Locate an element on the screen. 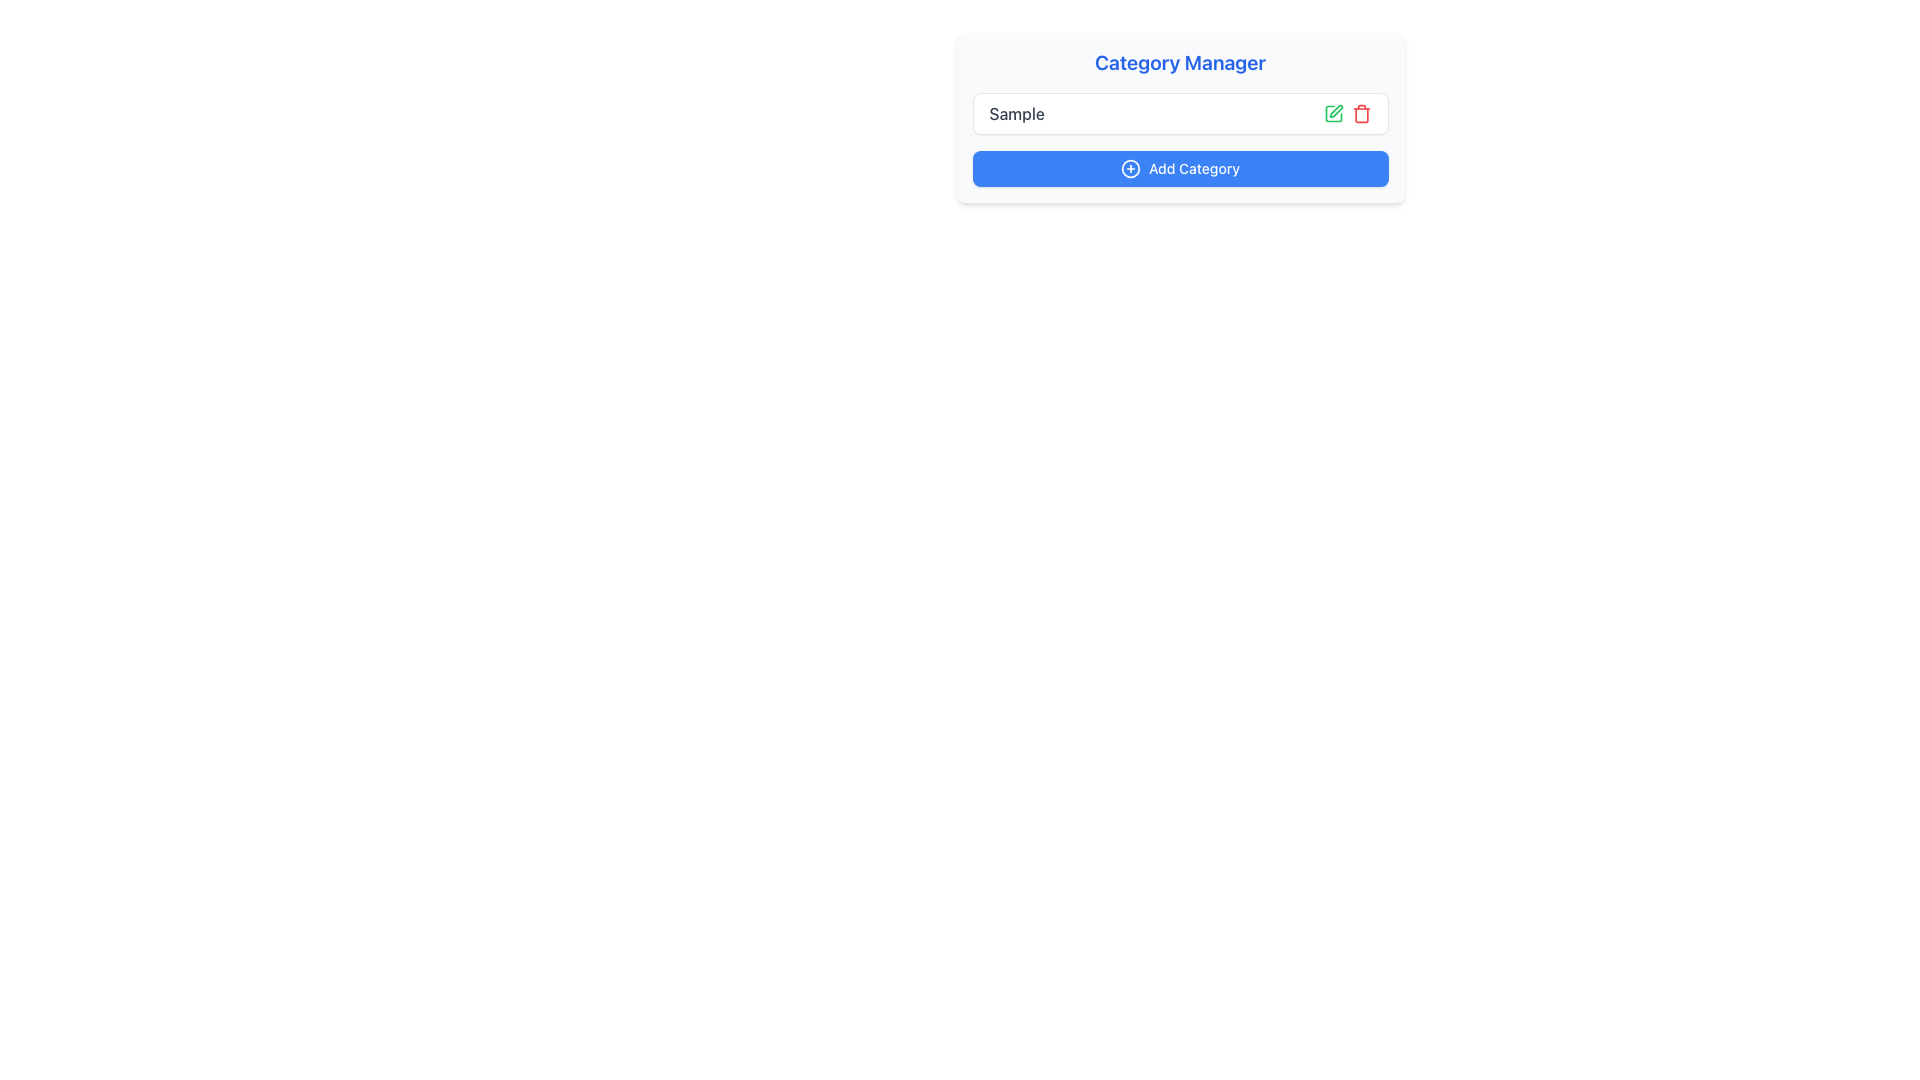  the circular graphical shape located at the center of the 'Add Category' button, which is styled with a thin stroke and no fill color, to indirectly activate its function is located at coordinates (1131, 168).